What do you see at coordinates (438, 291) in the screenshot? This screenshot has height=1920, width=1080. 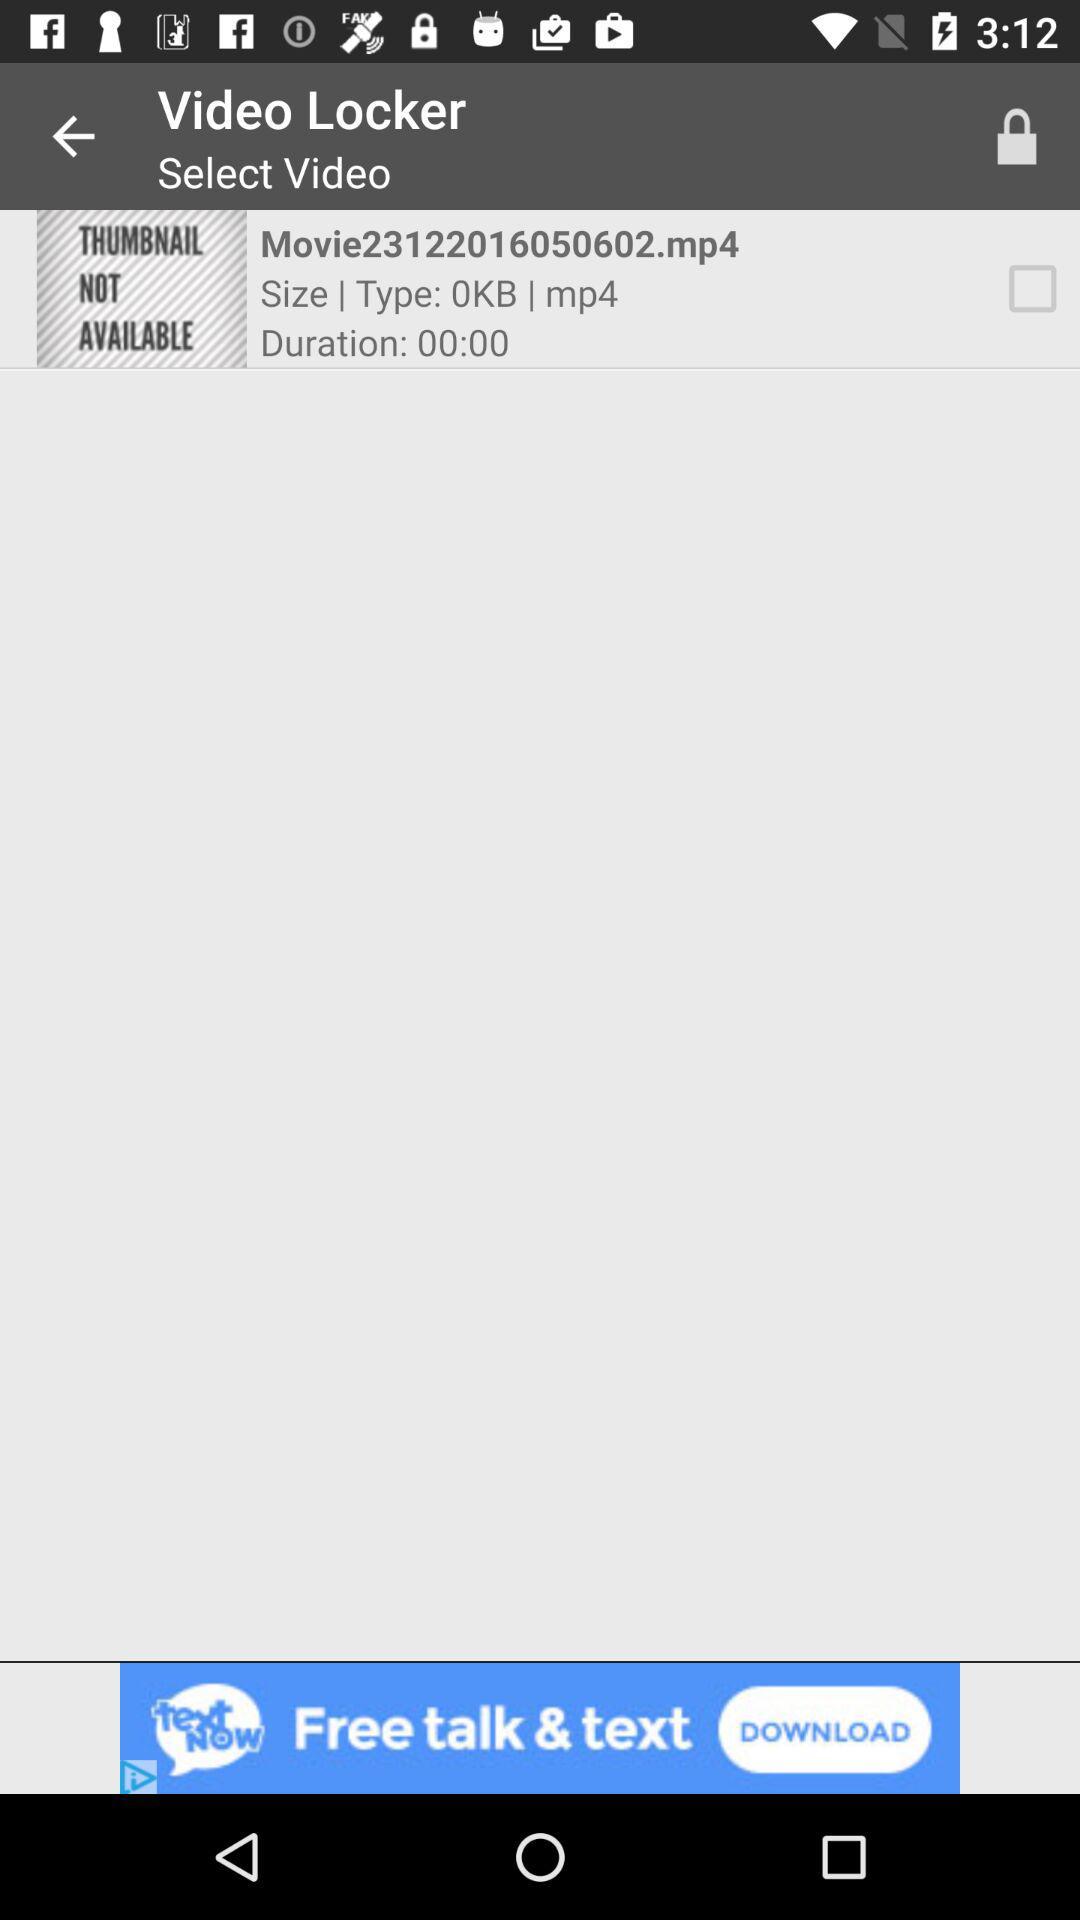 I see `size type 0kb icon` at bounding box center [438, 291].